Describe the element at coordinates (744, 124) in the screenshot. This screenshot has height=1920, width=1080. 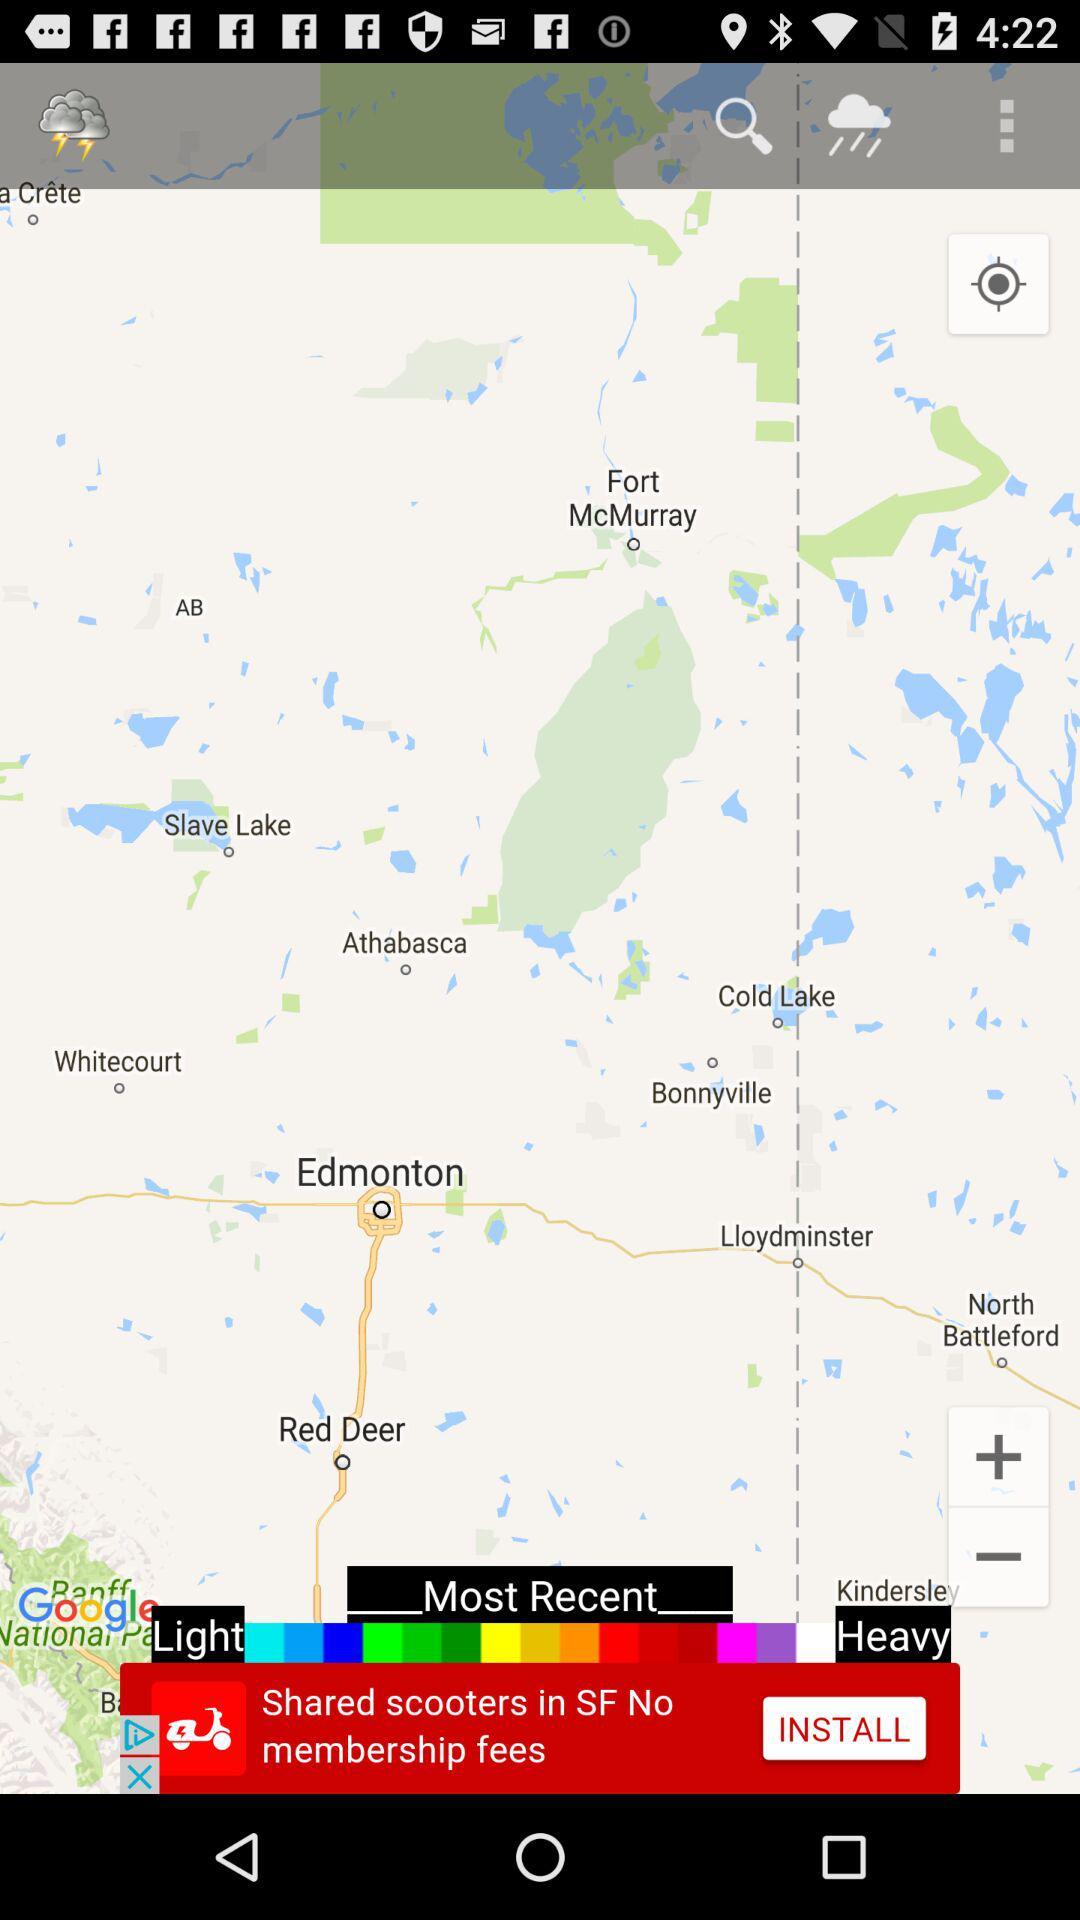
I see `begin search button` at that location.